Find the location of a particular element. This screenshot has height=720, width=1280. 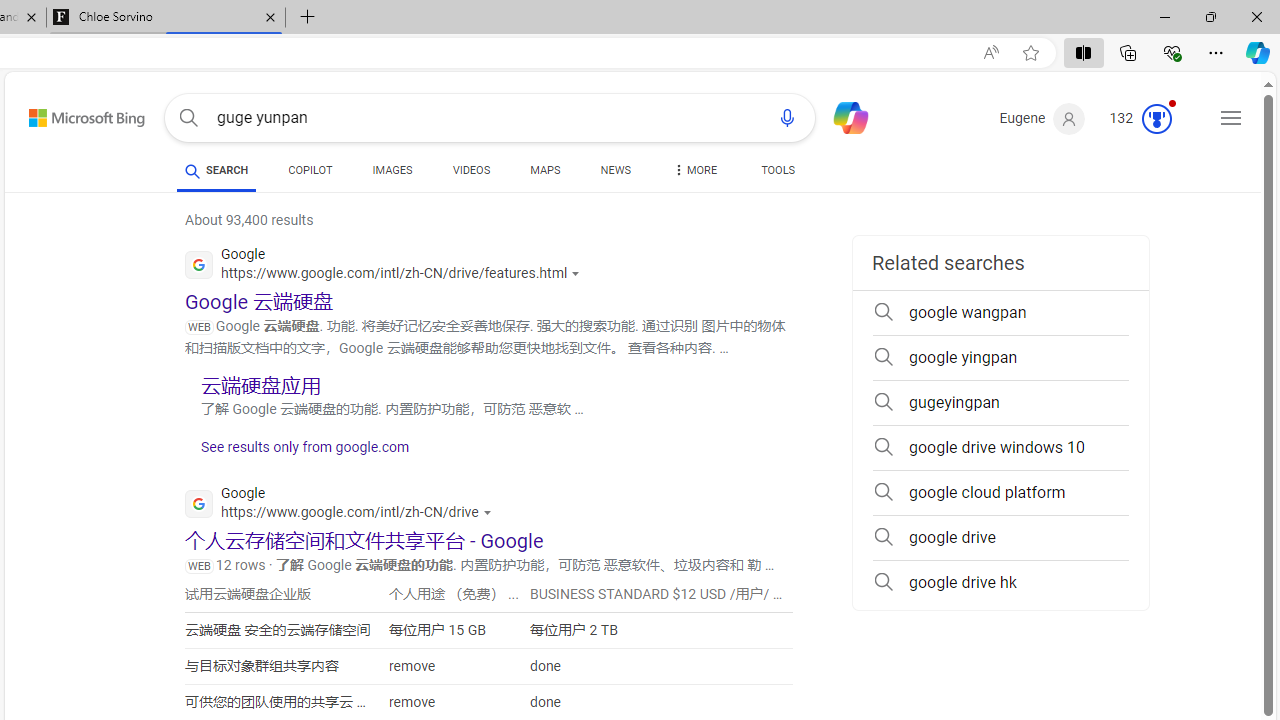

'Dropdown Menu' is located at coordinates (693, 170).